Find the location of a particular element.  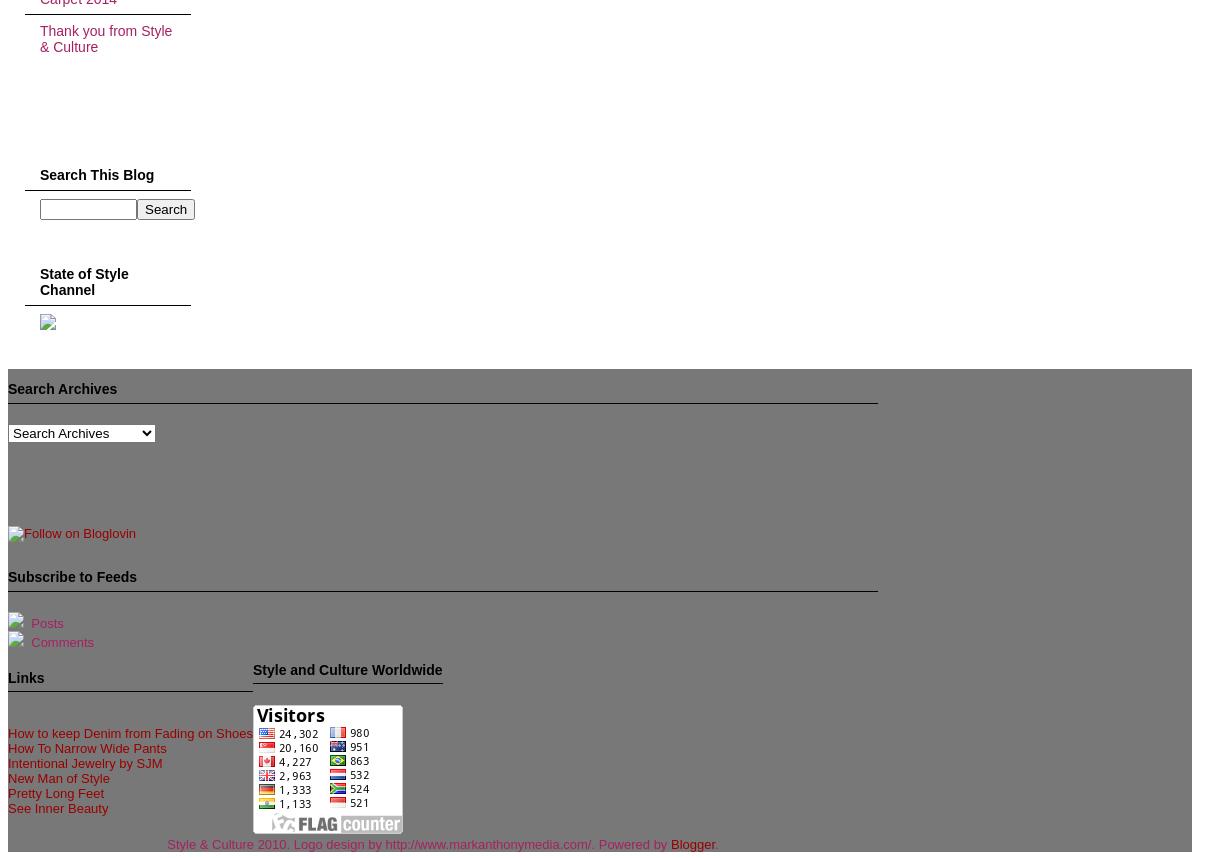

'Links' is located at coordinates (6, 675).